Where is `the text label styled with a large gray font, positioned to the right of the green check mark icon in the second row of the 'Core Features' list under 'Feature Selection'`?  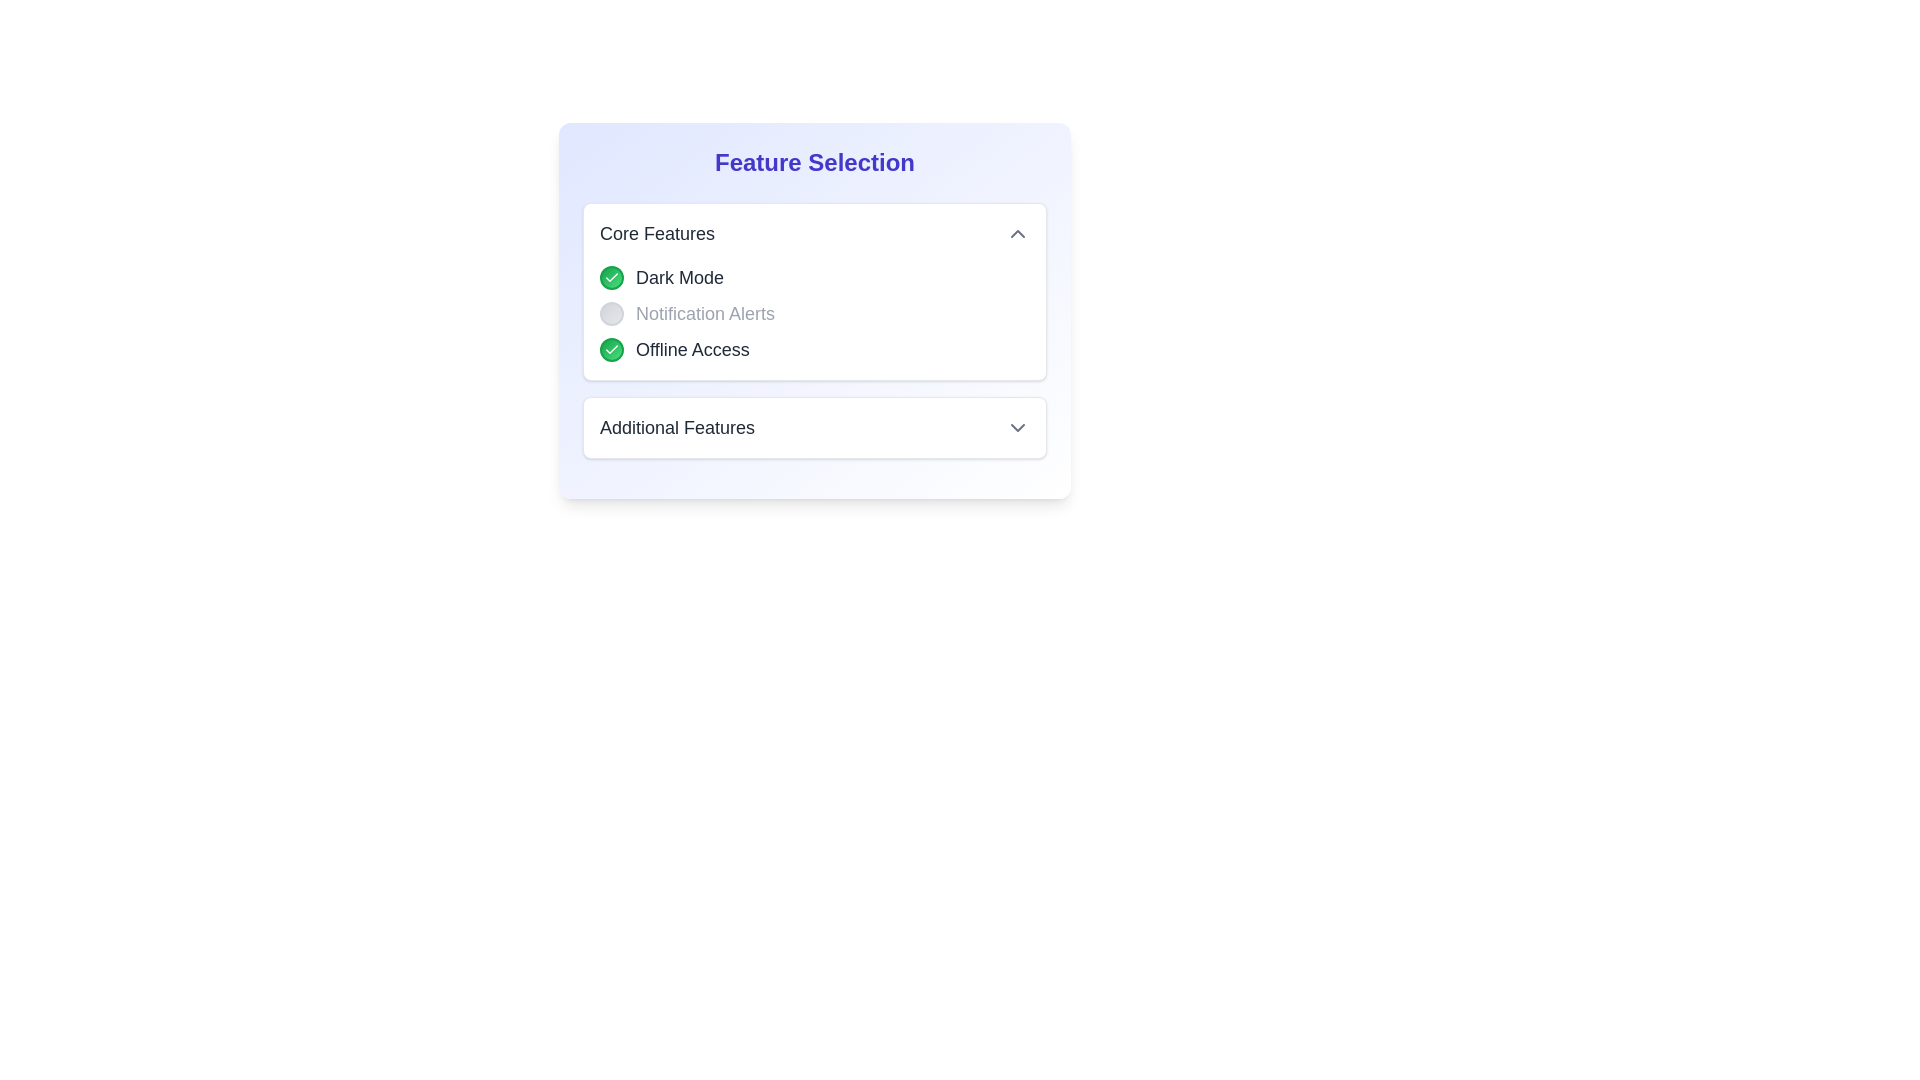
the text label styled with a large gray font, positioned to the right of the green check mark icon in the second row of the 'Core Features' list under 'Feature Selection' is located at coordinates (680, 277).